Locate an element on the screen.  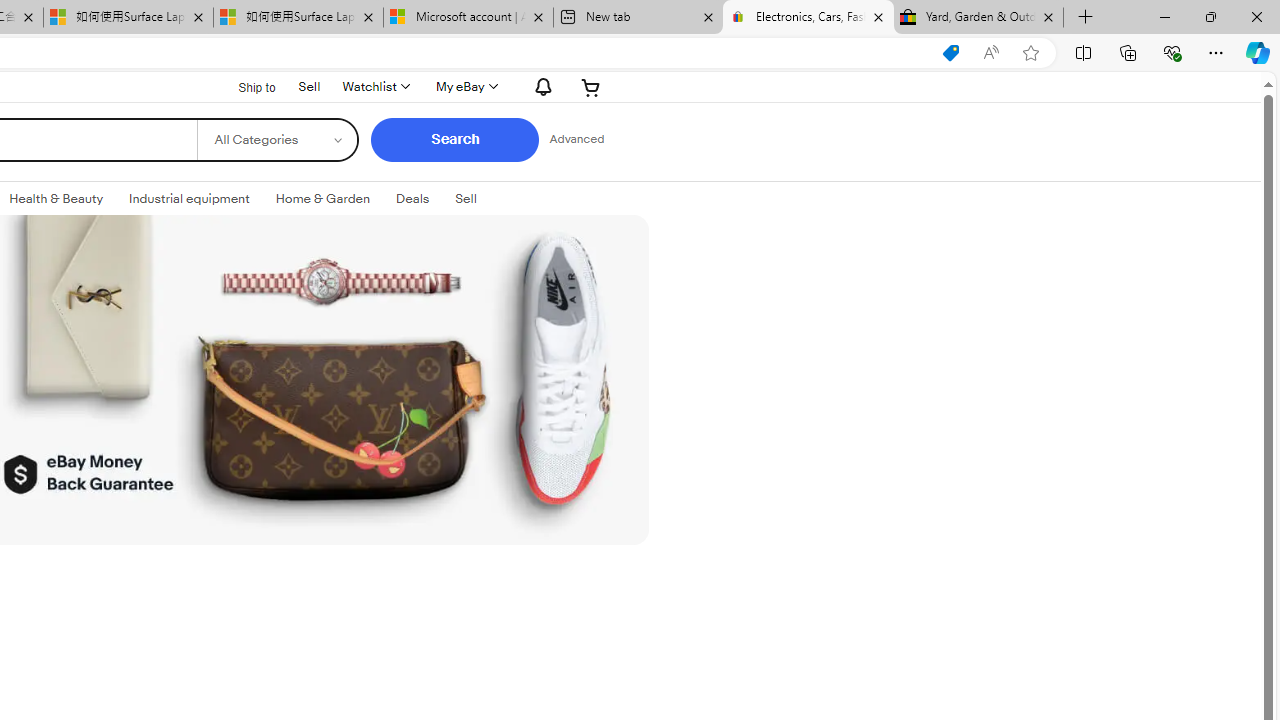
'Yard, Garden & Outdoor Living' is located at coordinates (978, 17).